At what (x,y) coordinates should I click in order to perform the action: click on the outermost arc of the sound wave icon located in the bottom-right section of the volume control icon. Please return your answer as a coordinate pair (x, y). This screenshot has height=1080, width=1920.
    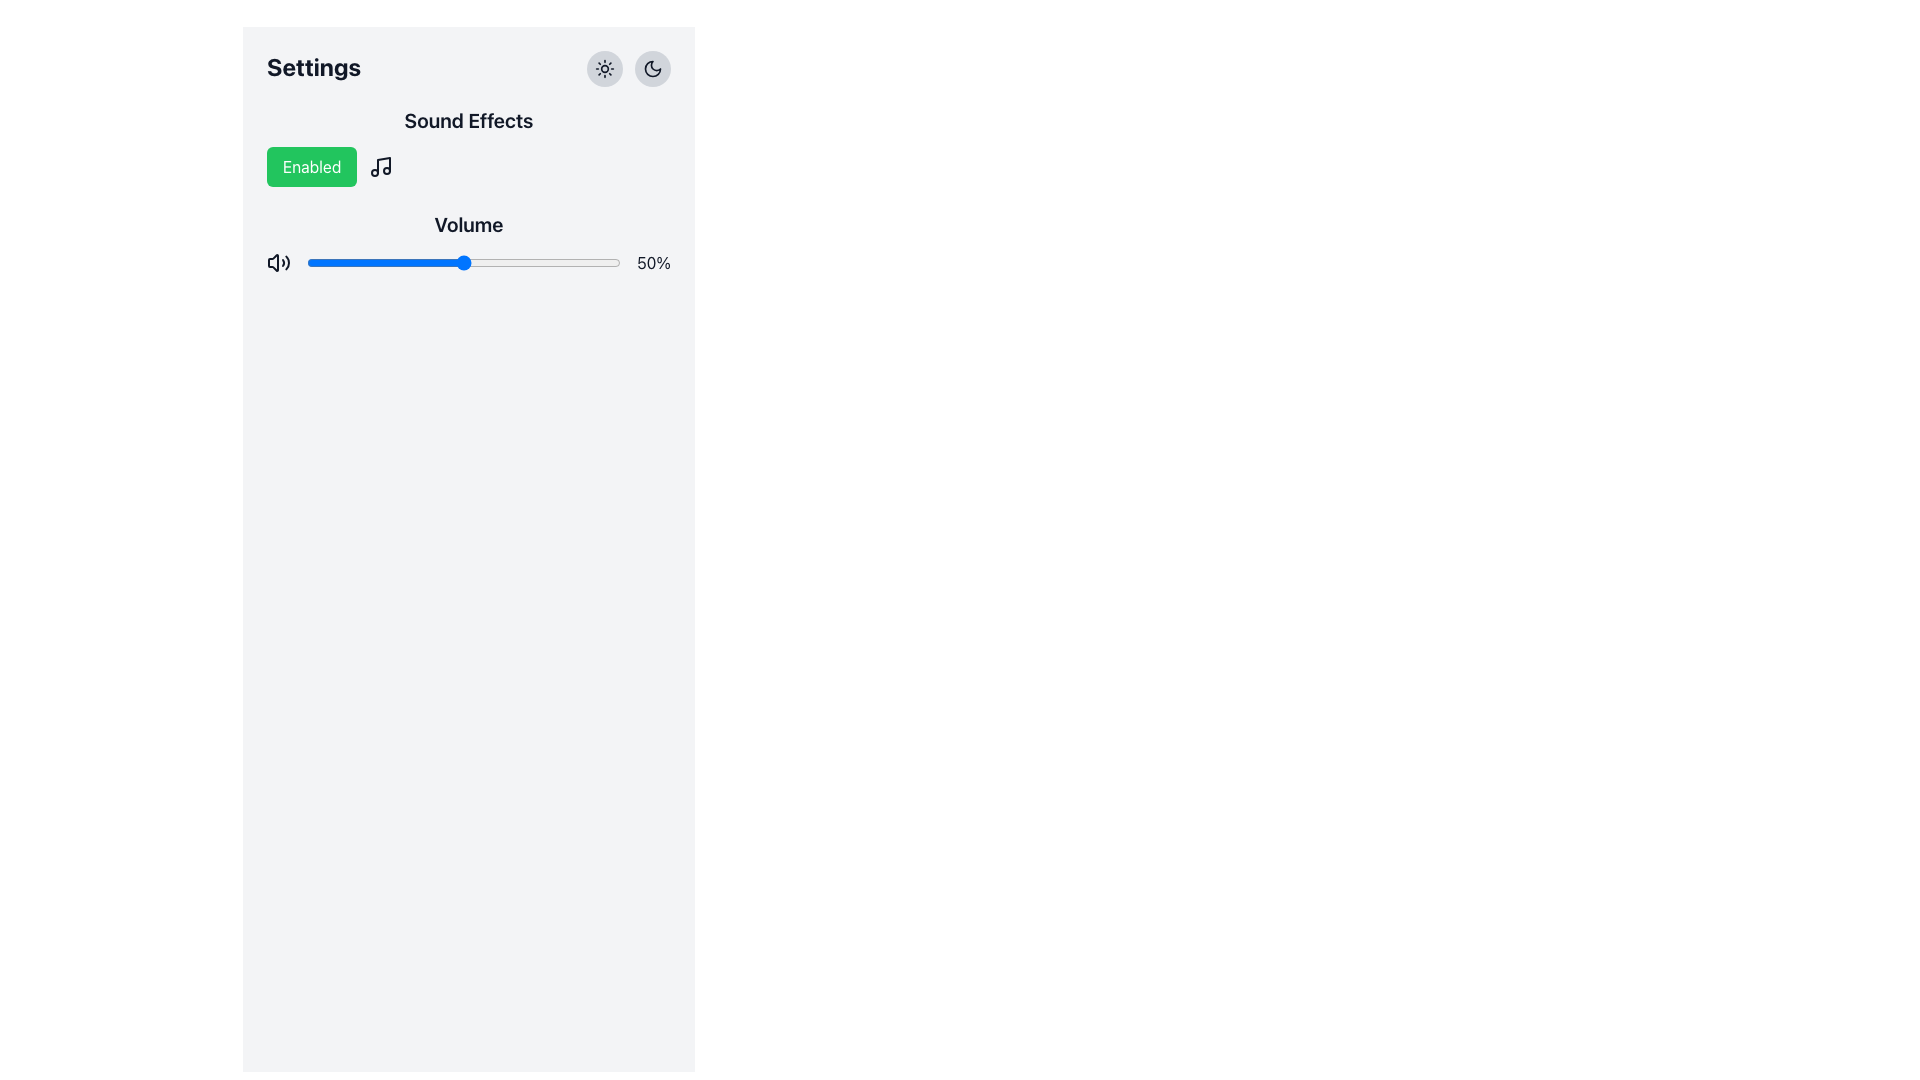
    Looking at the image, I should click on (286, 261).